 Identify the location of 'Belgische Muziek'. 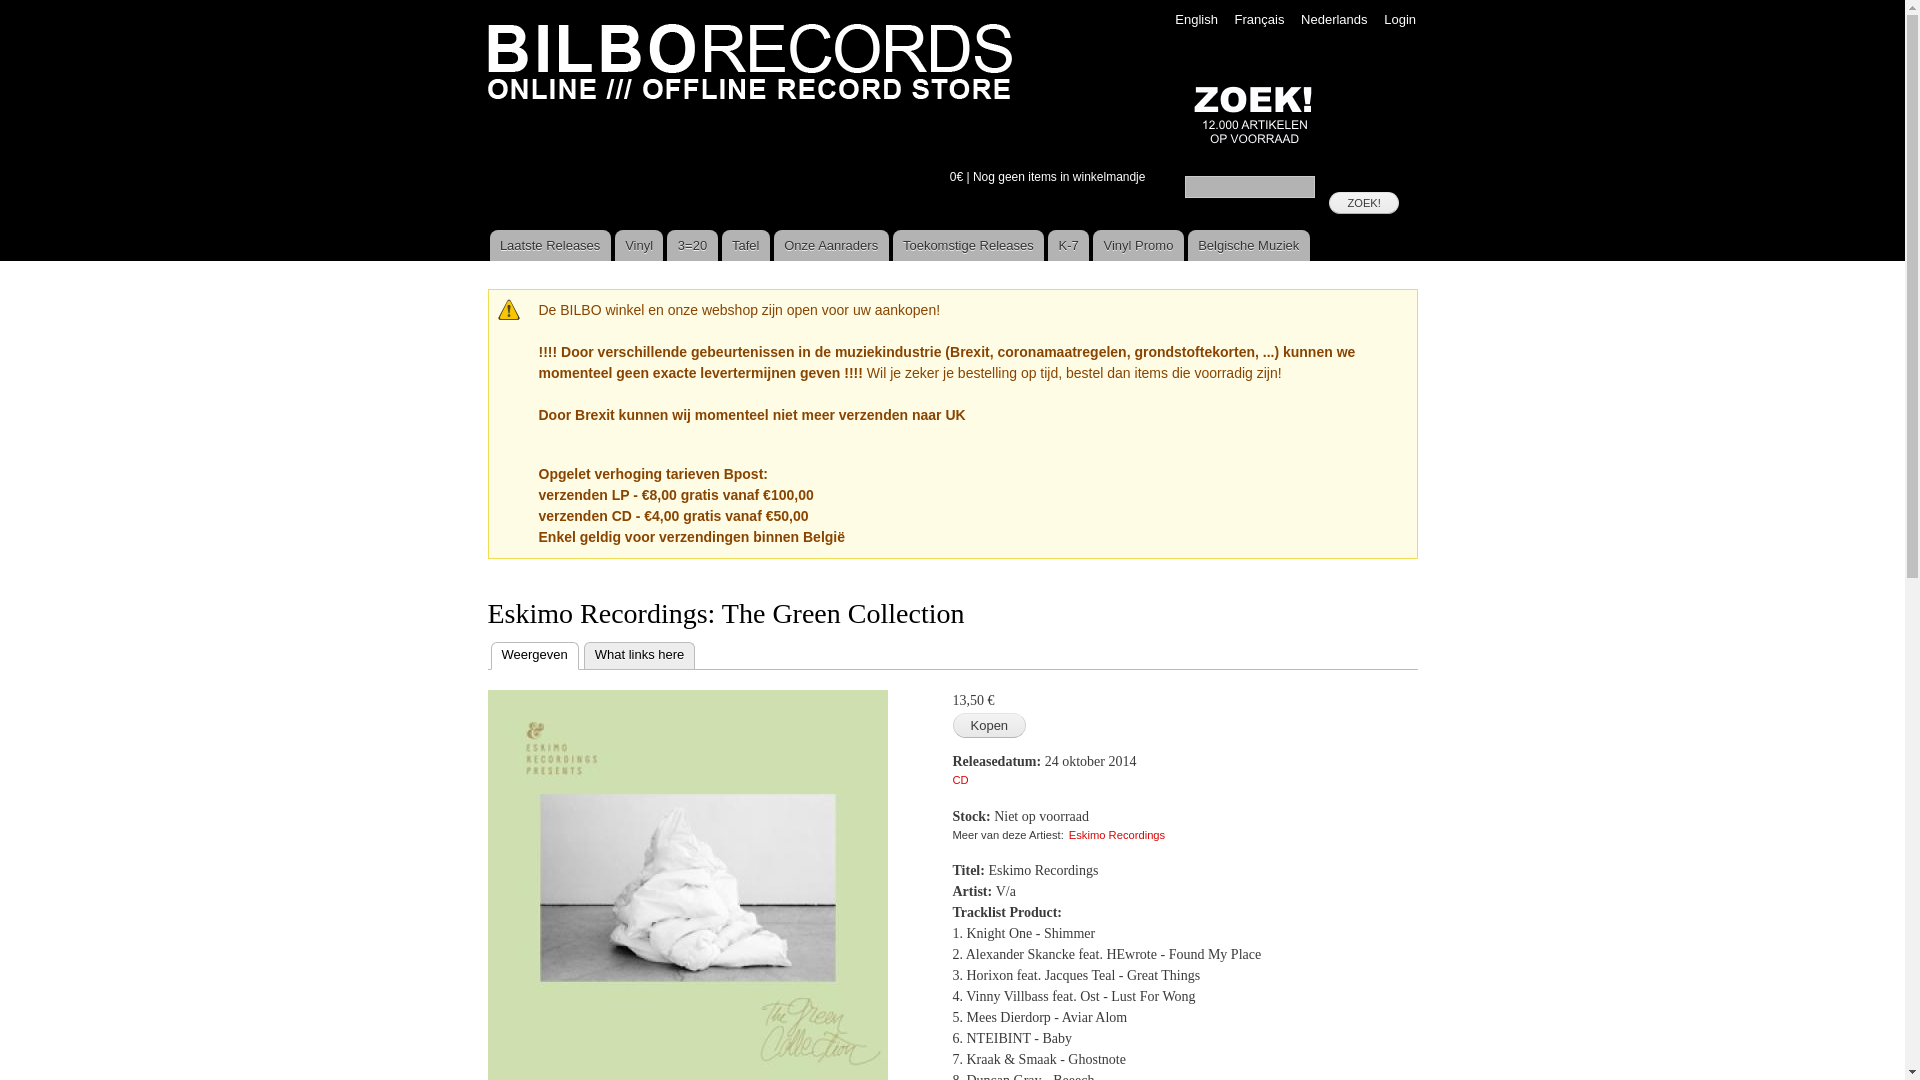
(1247, 244).